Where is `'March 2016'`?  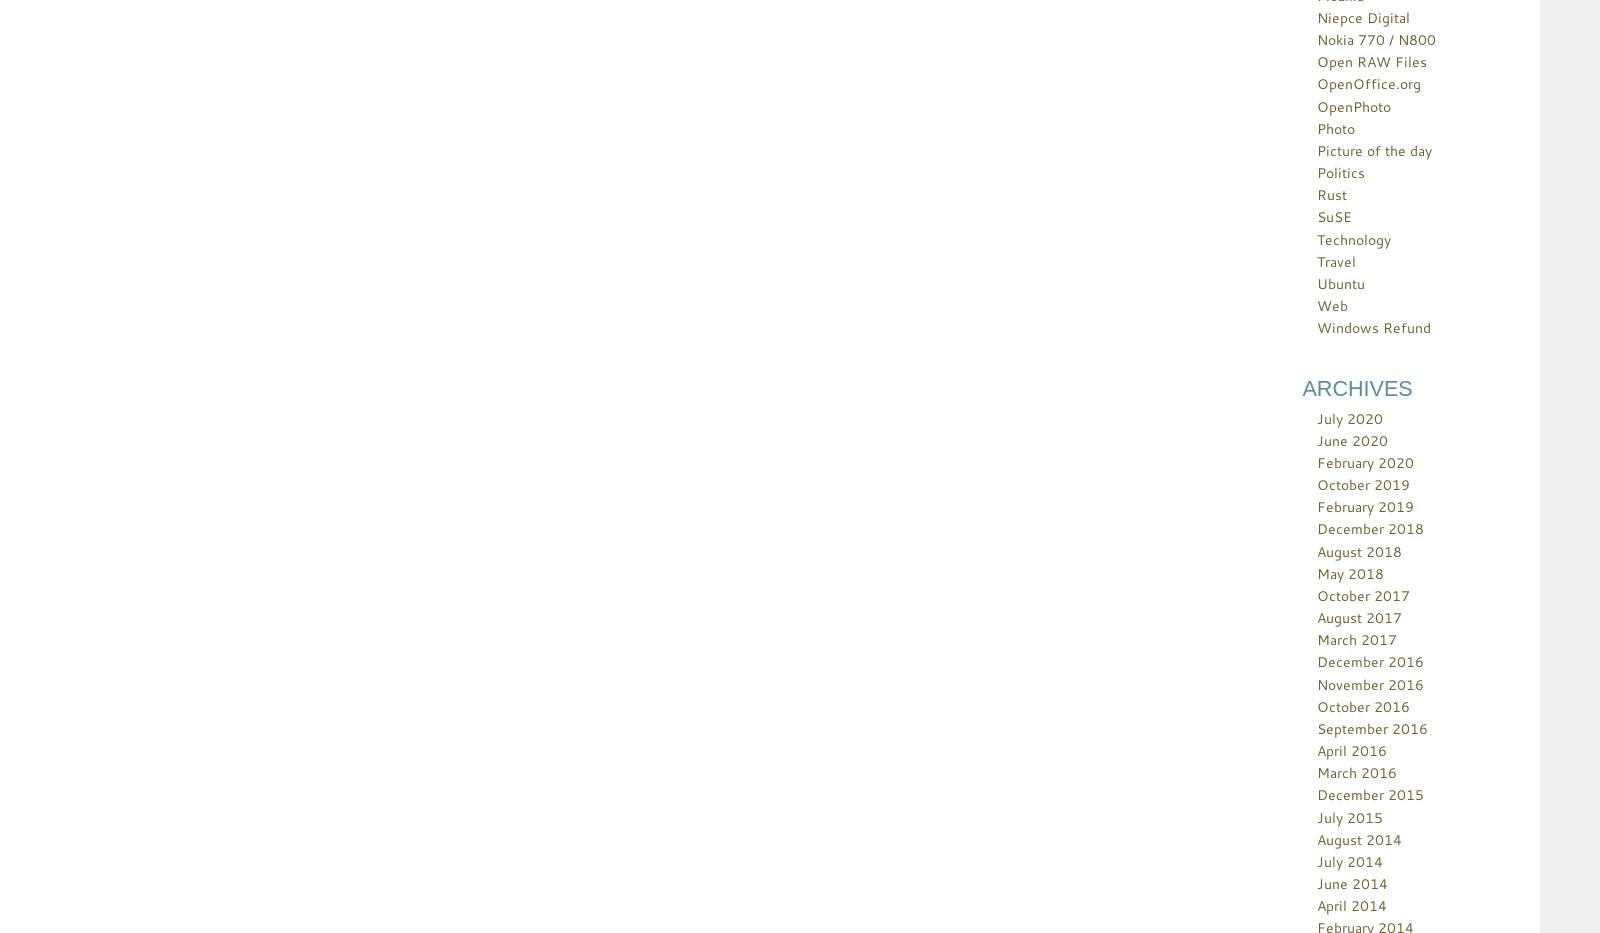
'March 2016' is located at coordinates (1355, 771).